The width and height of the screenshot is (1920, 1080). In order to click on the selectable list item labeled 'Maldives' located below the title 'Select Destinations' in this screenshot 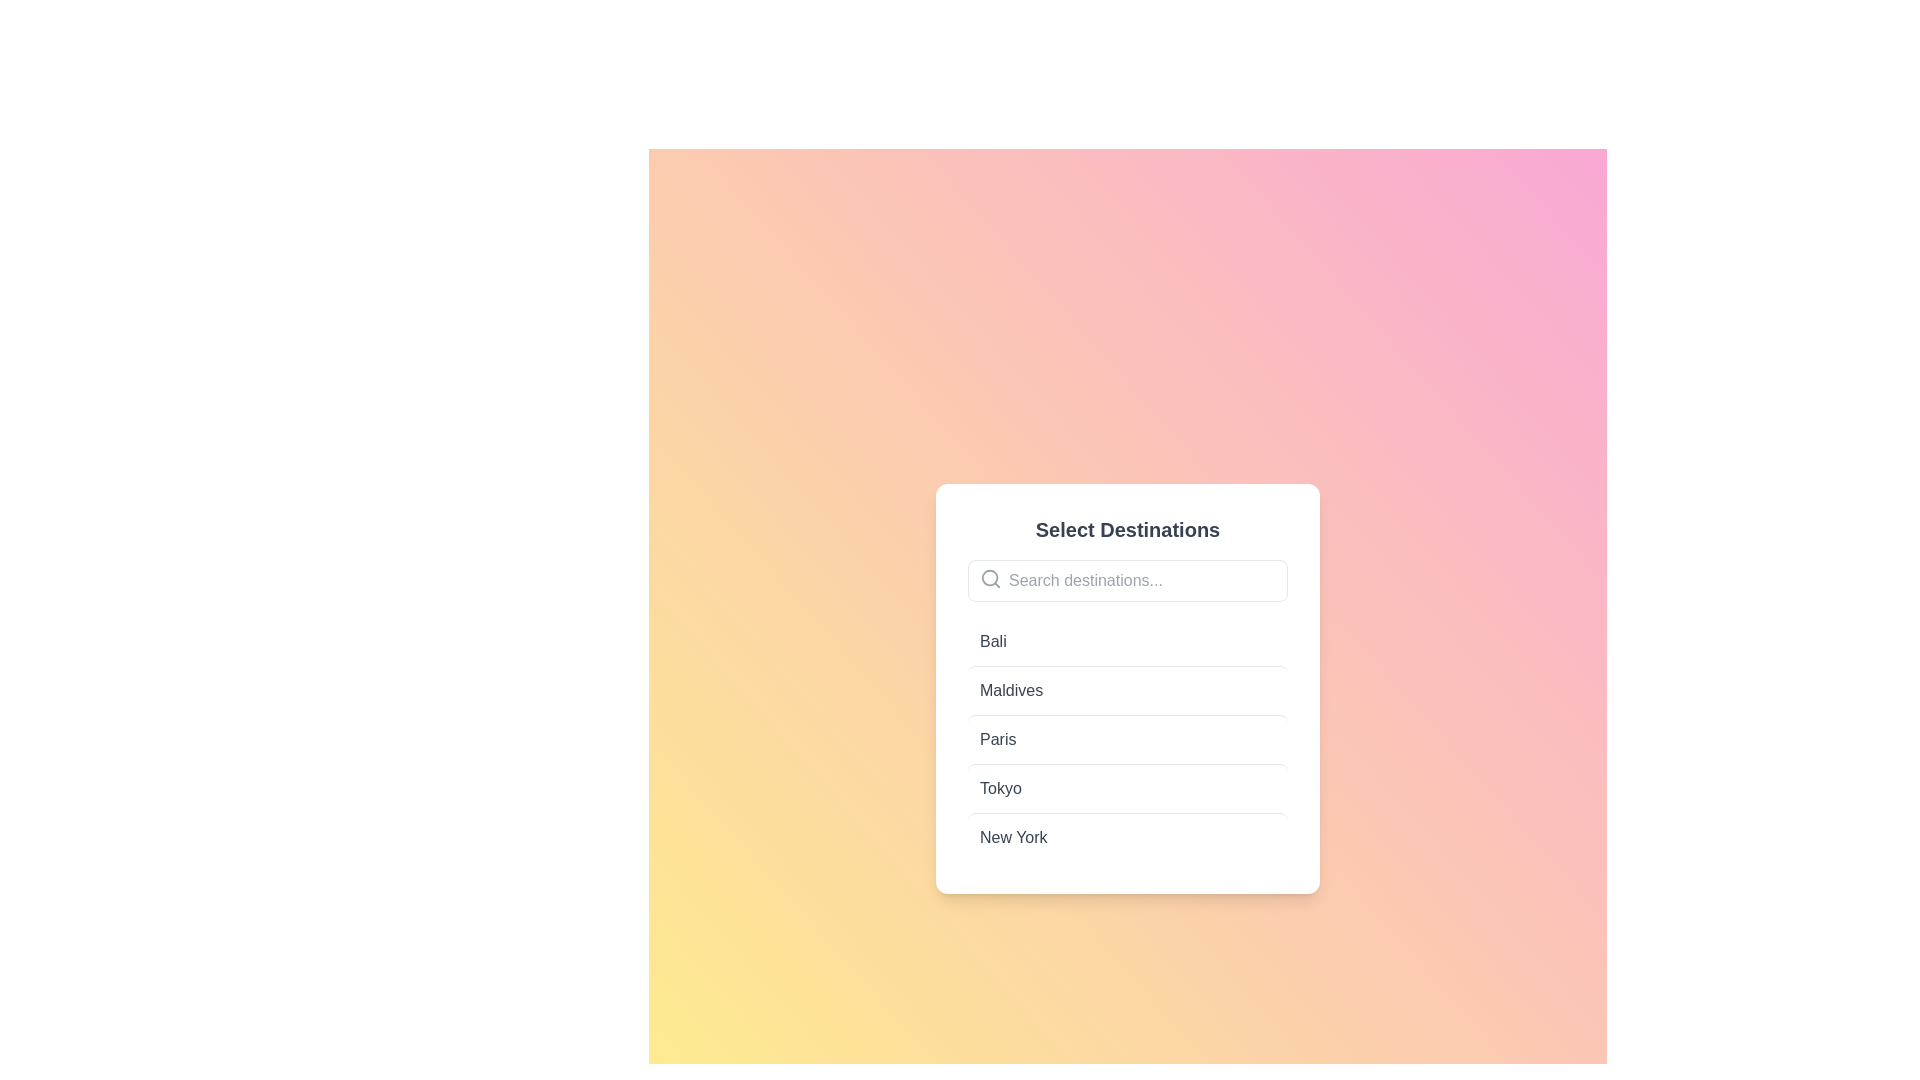, I will do `click(1128, 688)`.